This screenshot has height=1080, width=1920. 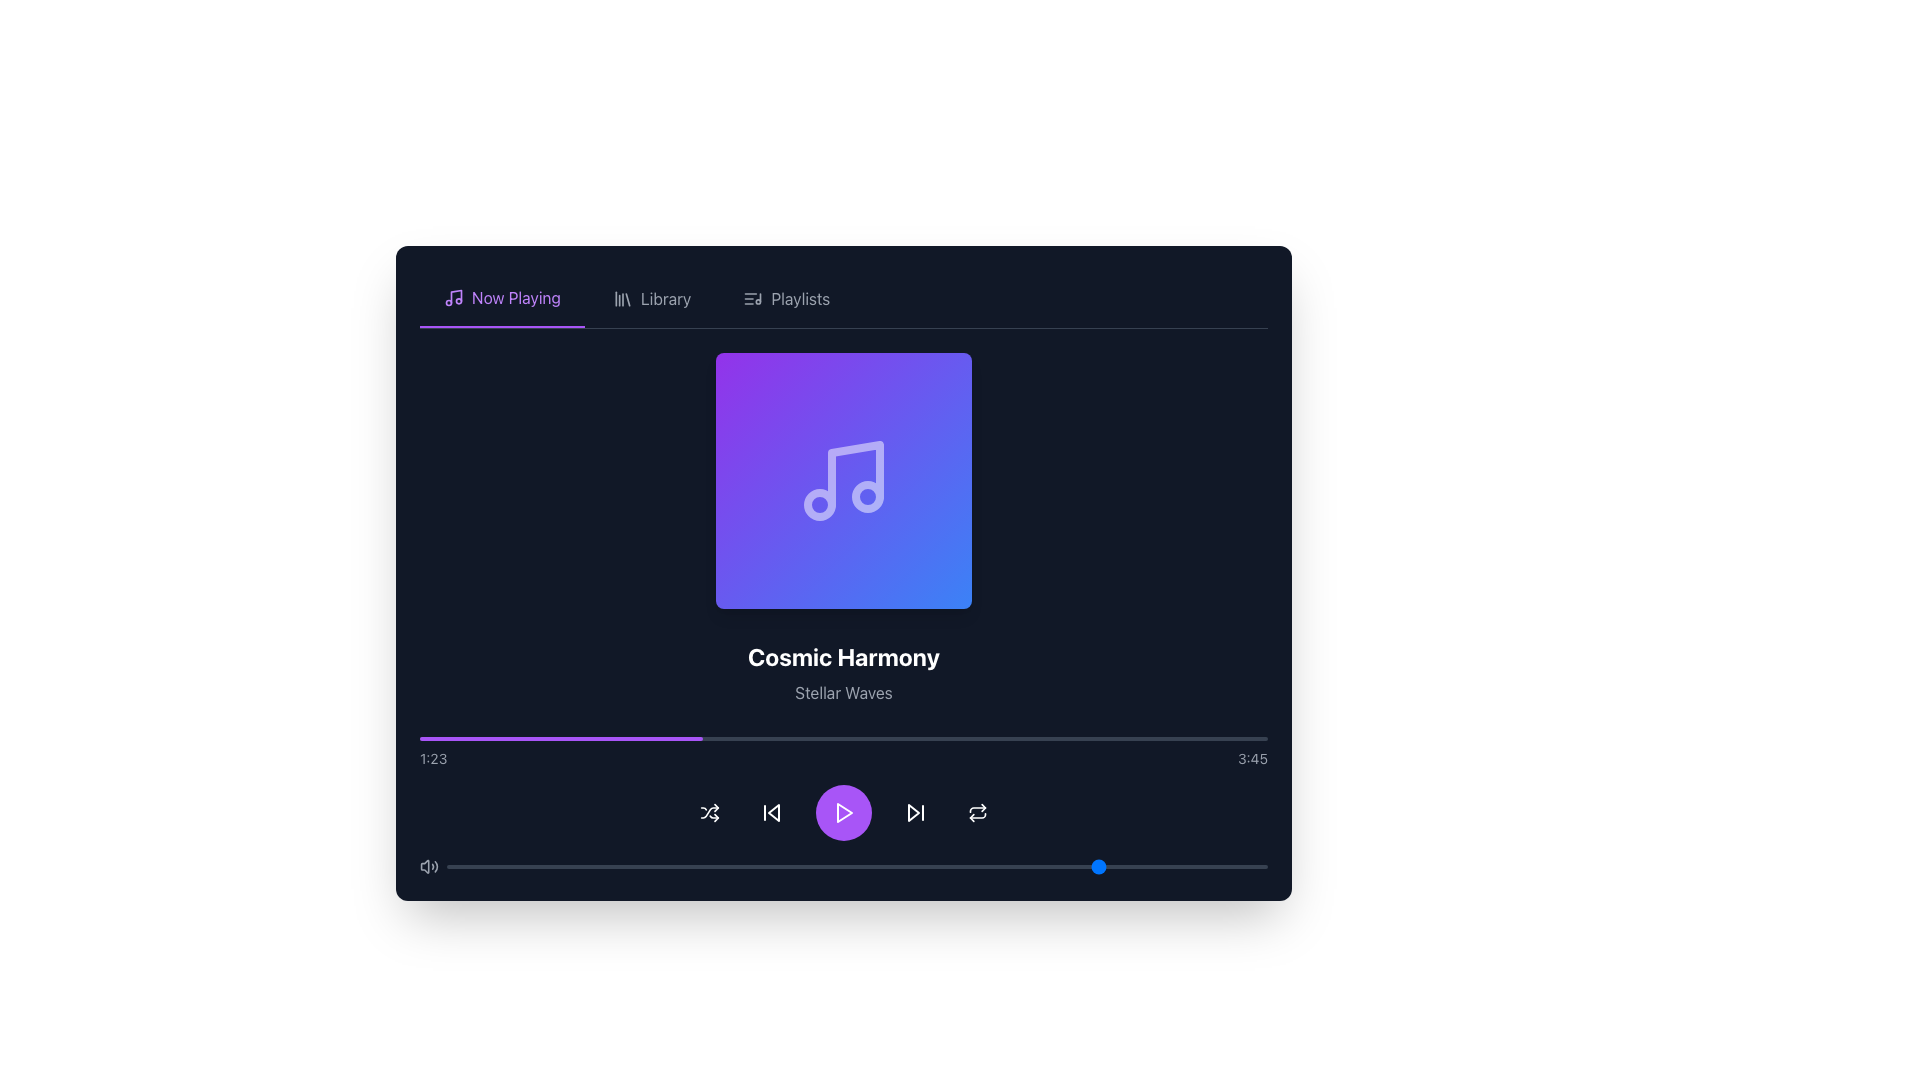 What do you see at coordinates (997, 866) in the screenshot?
I see `the slider` at bounding box center [997, 866].